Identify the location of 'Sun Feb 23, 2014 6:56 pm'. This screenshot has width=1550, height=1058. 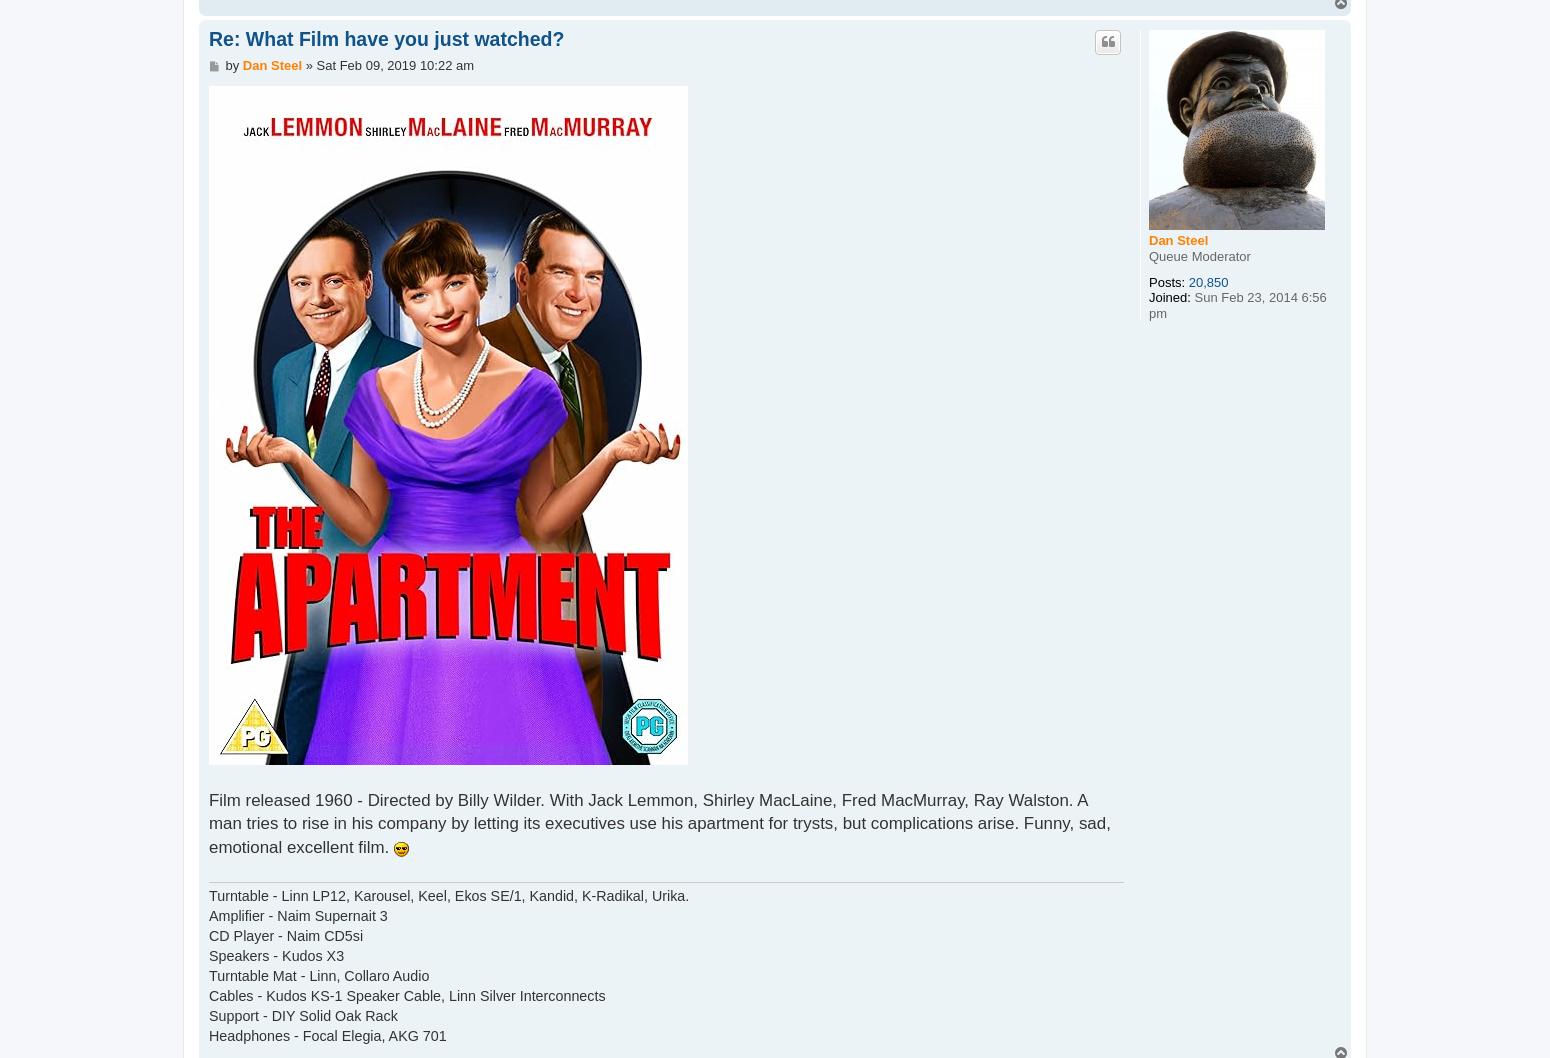
(1237, 304).